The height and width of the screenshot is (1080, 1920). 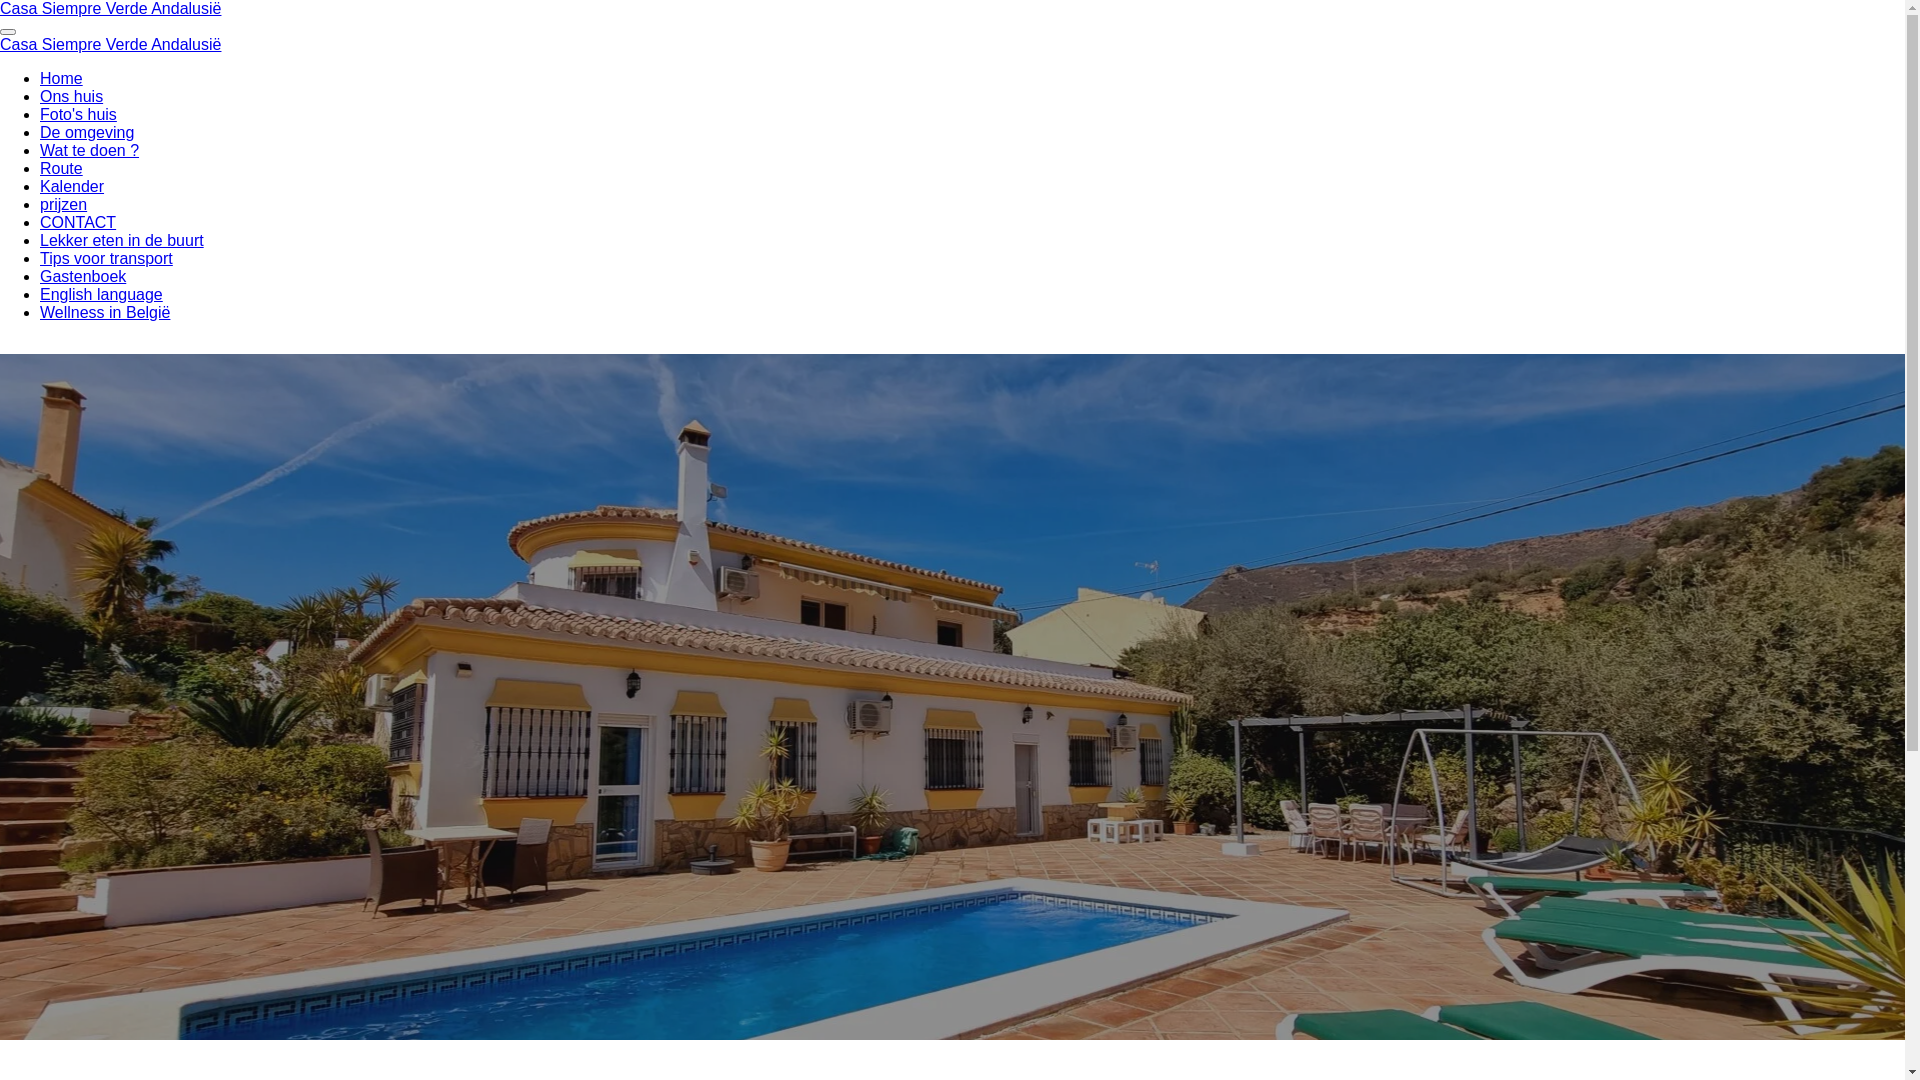 I want to click on 'De omgeving', so click(x=85, y=132).